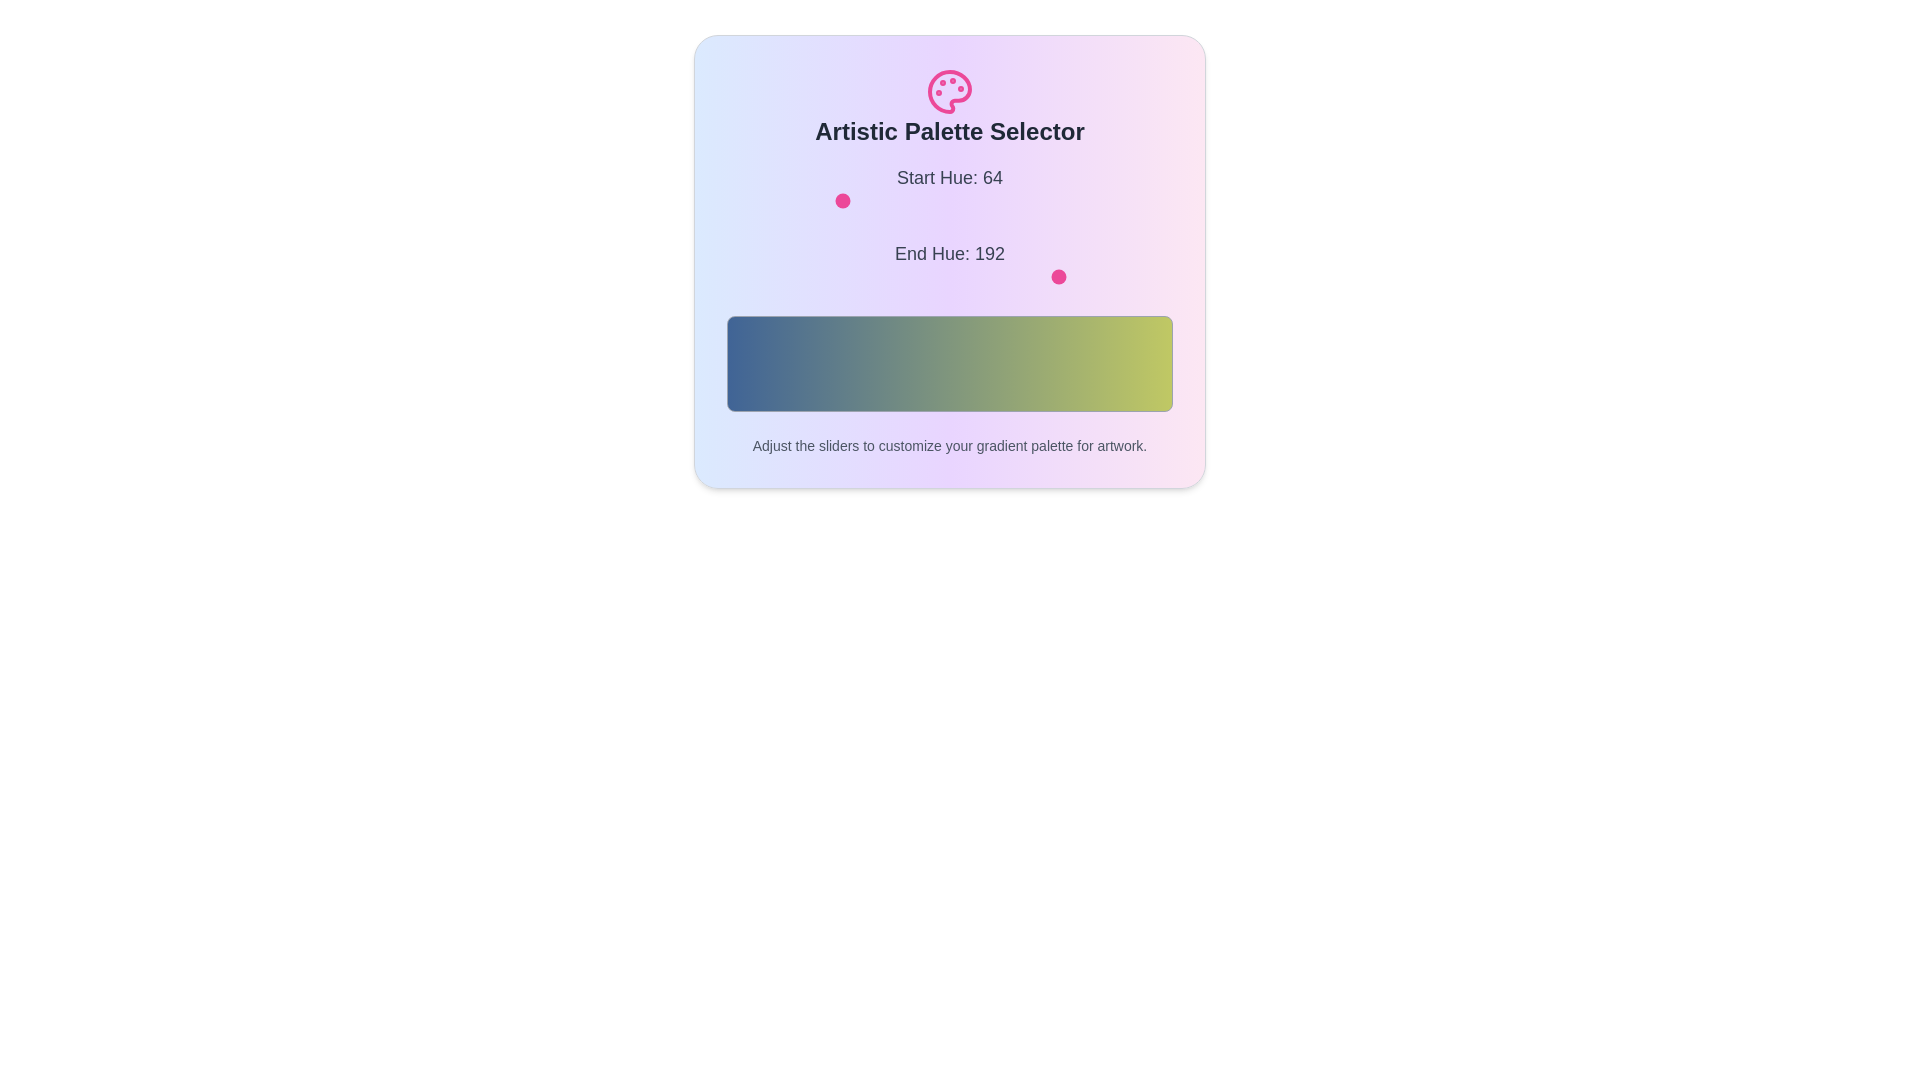  Describe the element at coordinates (949, 92) in the screenshot. I see `the header icon to emphasize it visually` at that location.